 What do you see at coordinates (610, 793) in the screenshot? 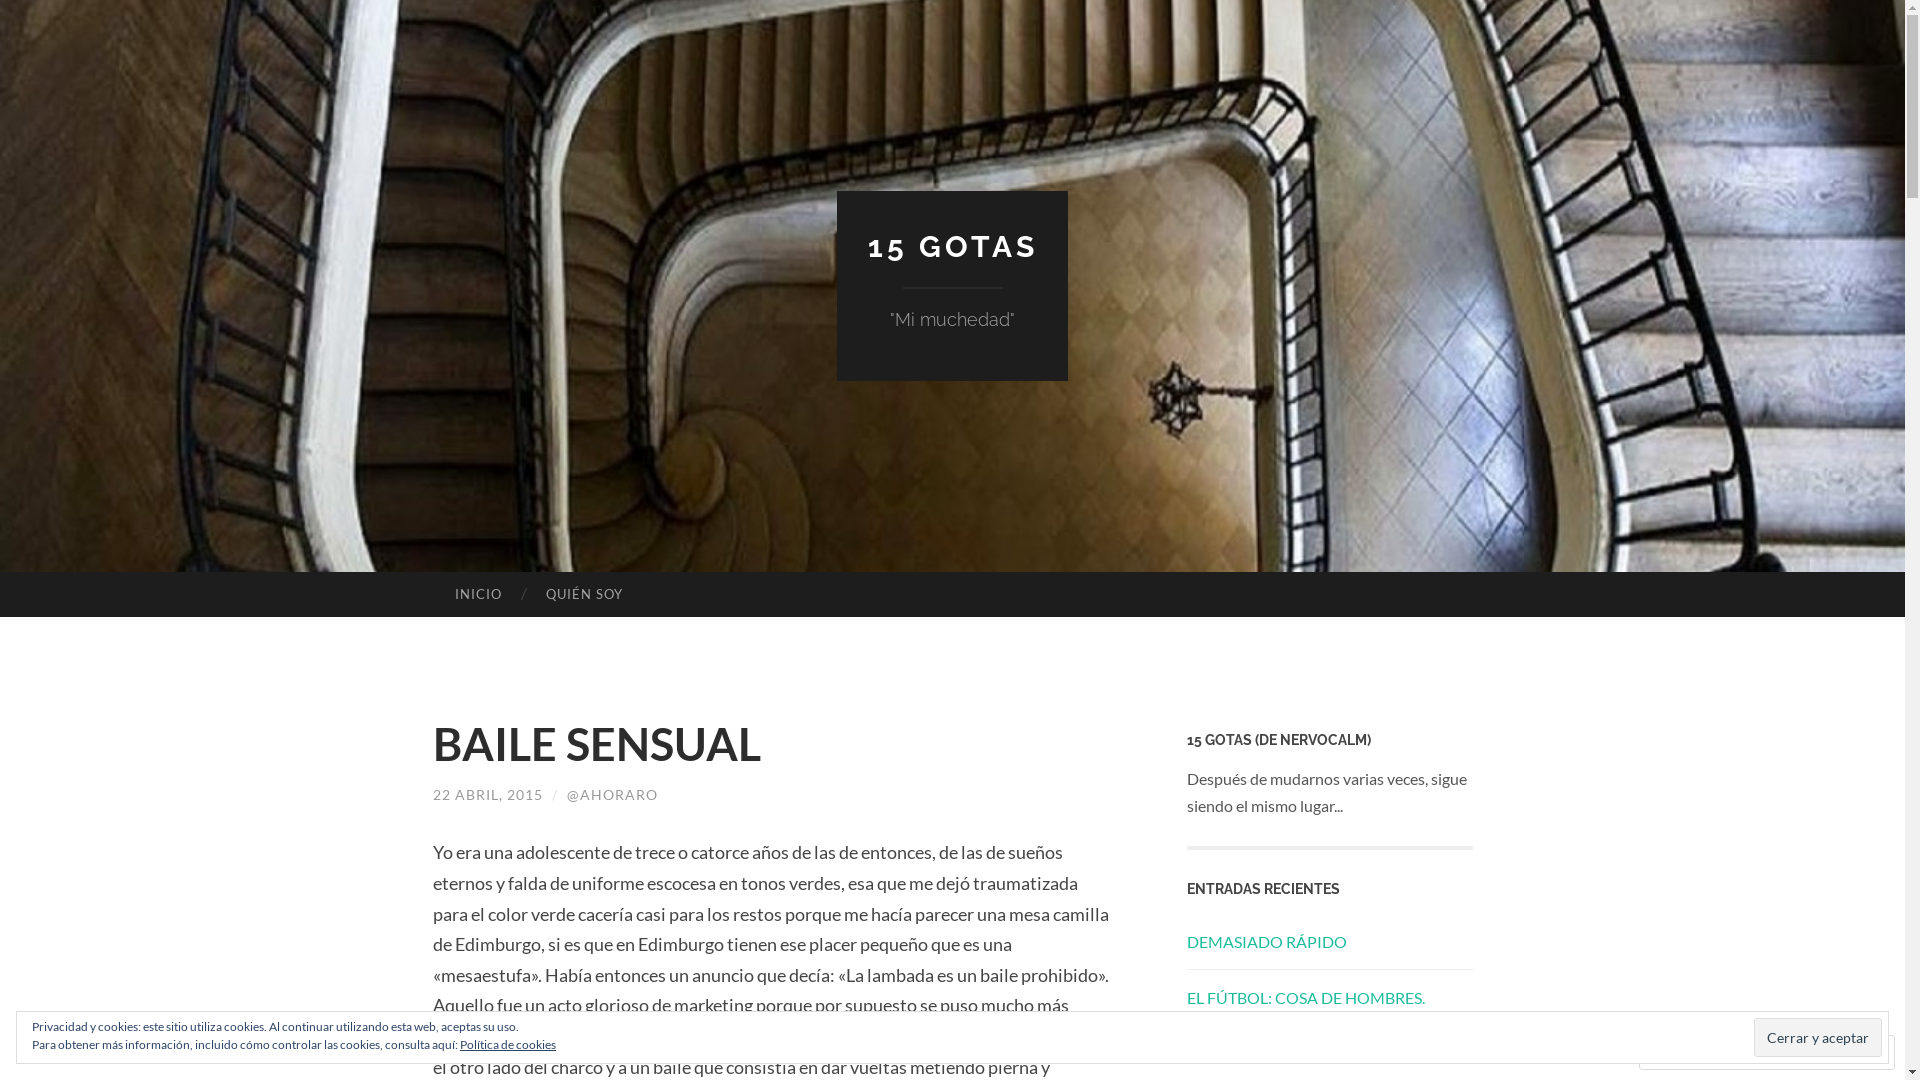
I see `'@AHORARO'` at bounding box center [610, 793].